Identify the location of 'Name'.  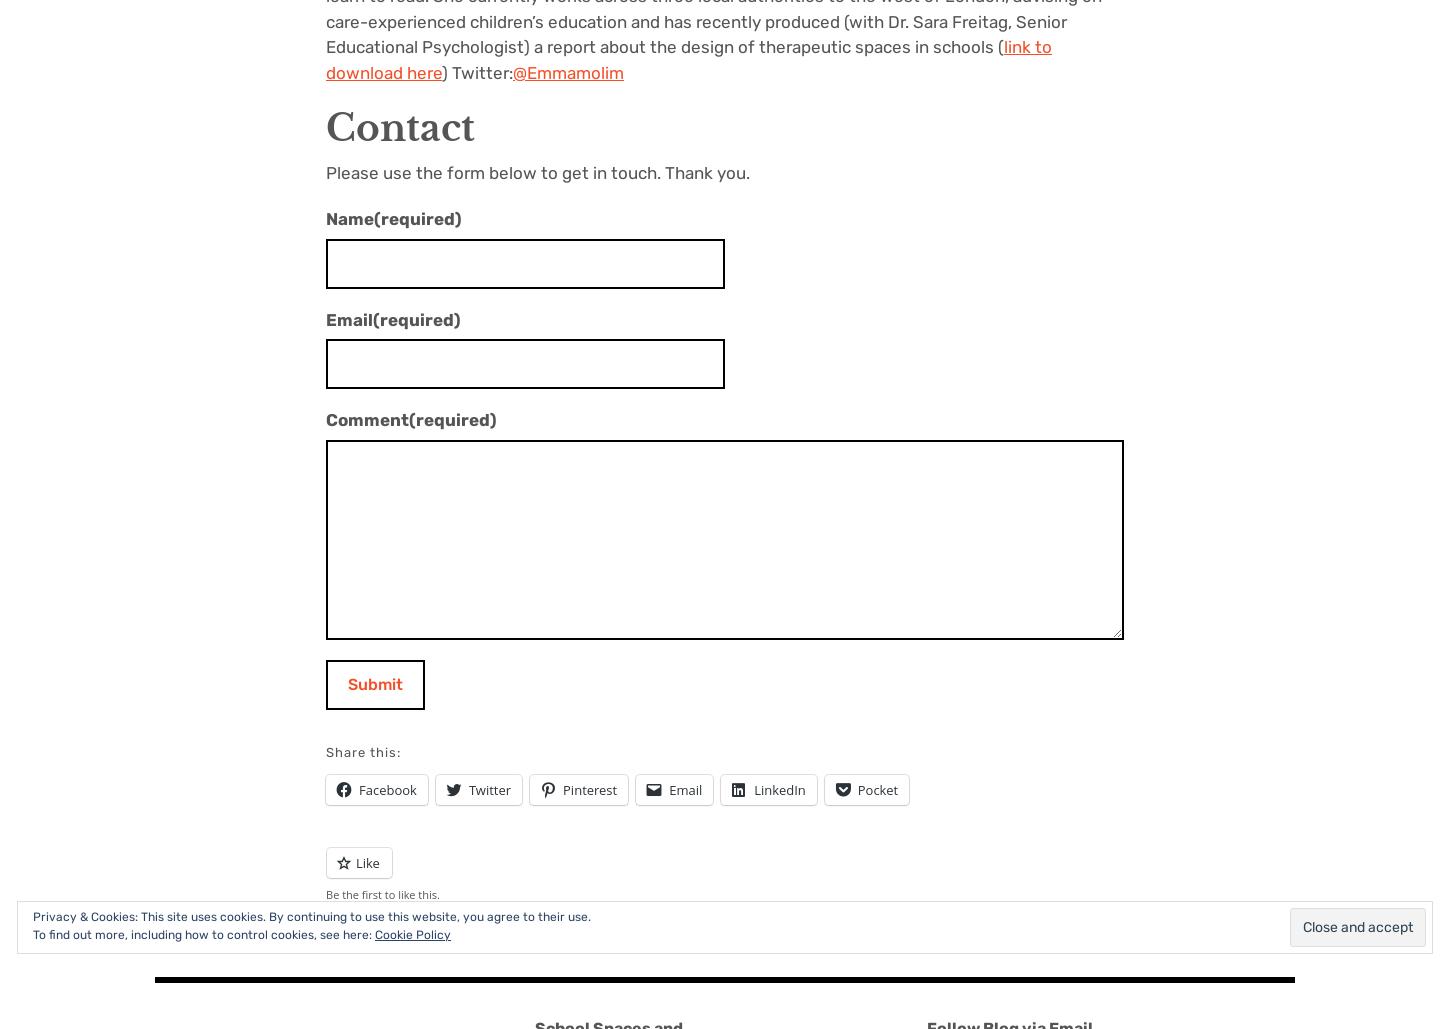
(350, 218).